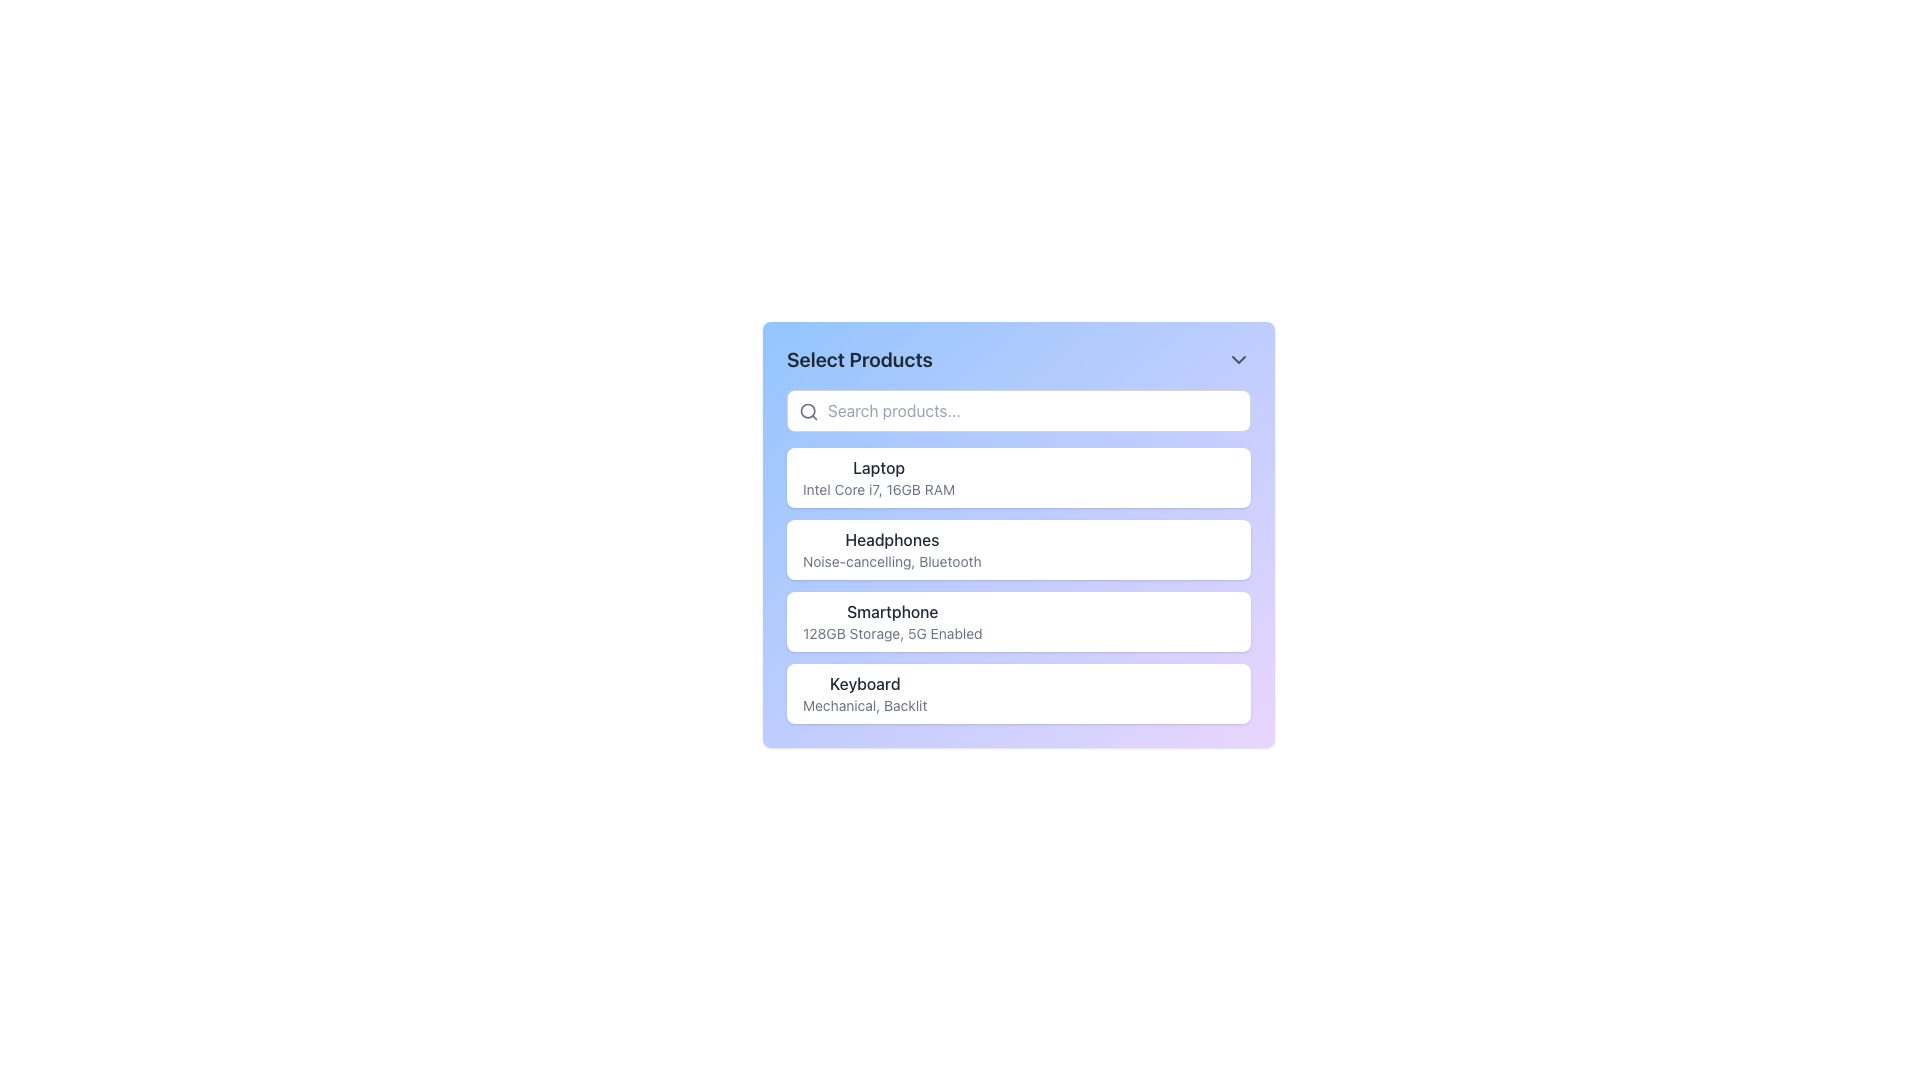 The image size is (1920, 1080). What do you see at coordinates (1018, 693) in the screenshot?
I see `to select the 'Keyboard' item in the list, which is the fourth item below 'Smartphone' and above any other elements` at bounding box center [1018, 693].